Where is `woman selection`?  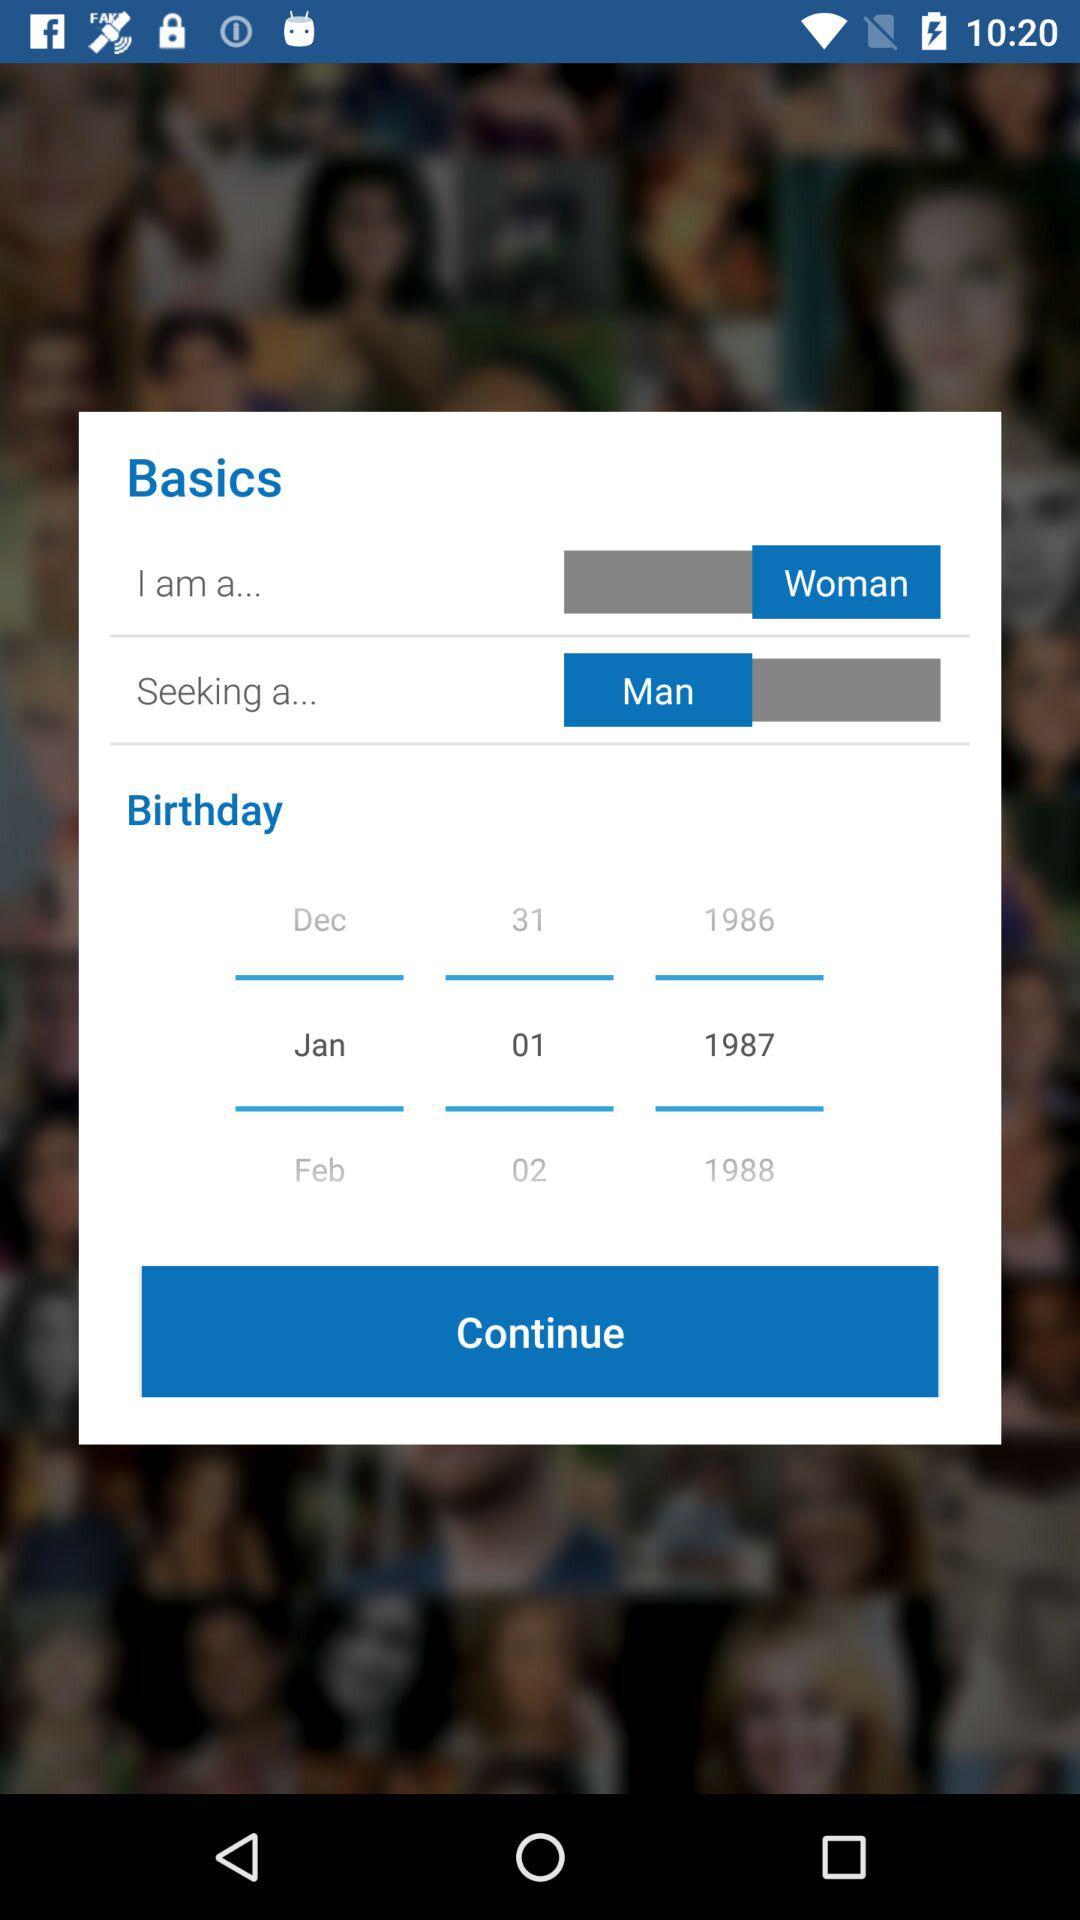
woman selection is located at coordinates (756, 580).